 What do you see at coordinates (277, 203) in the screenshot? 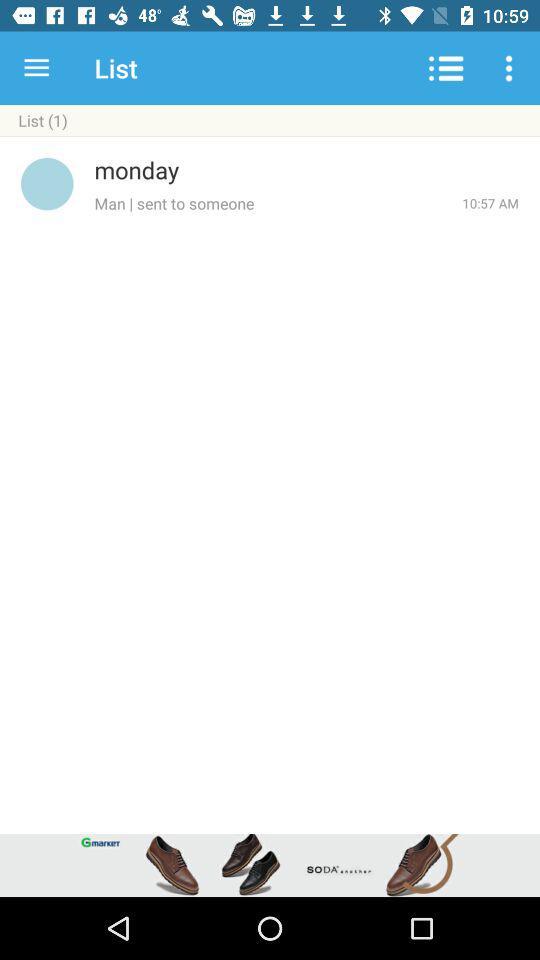
I see `icon below monday icon` at bounding box center [277, 203].